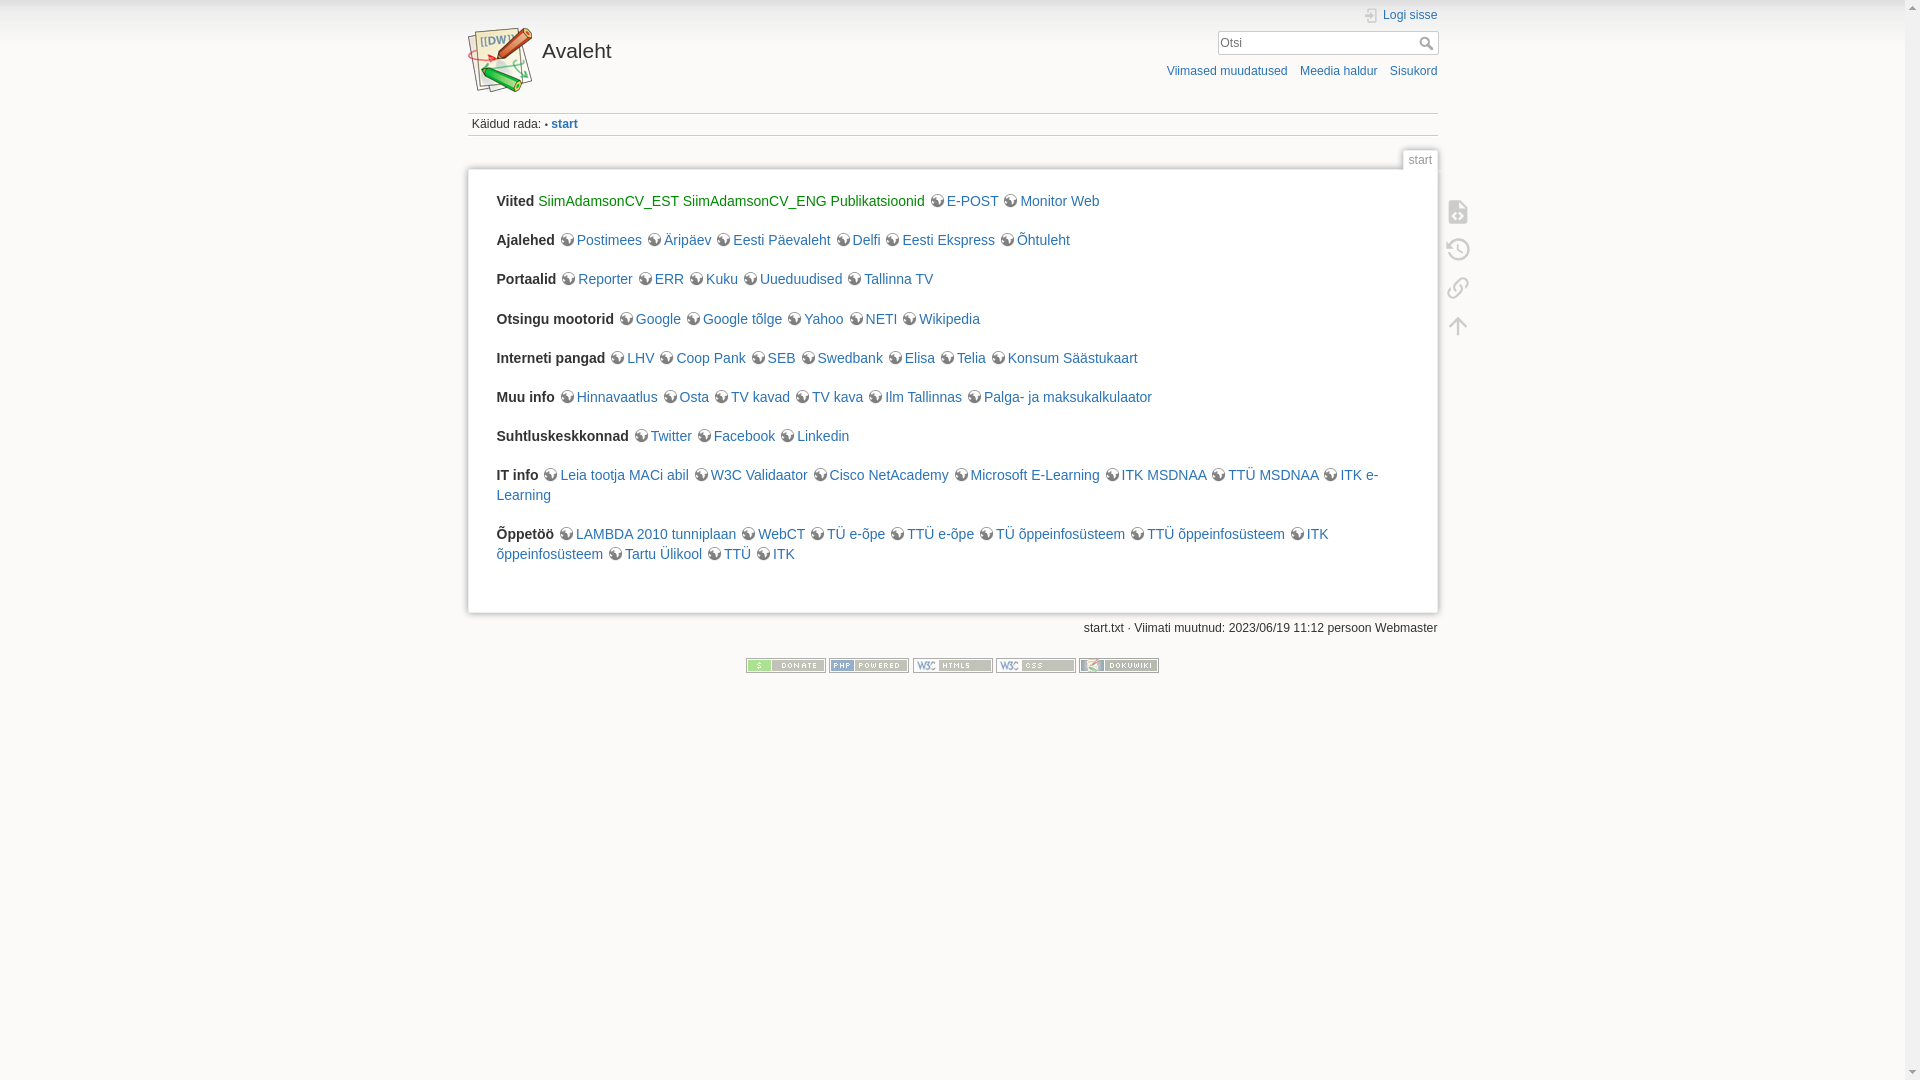 Image resolution: width=1920 pixels, height=1080 pixels. Describe the element at coordinates (1117, 664) in the screenshot. I see `'Driven by DokuWiki'` at that location.